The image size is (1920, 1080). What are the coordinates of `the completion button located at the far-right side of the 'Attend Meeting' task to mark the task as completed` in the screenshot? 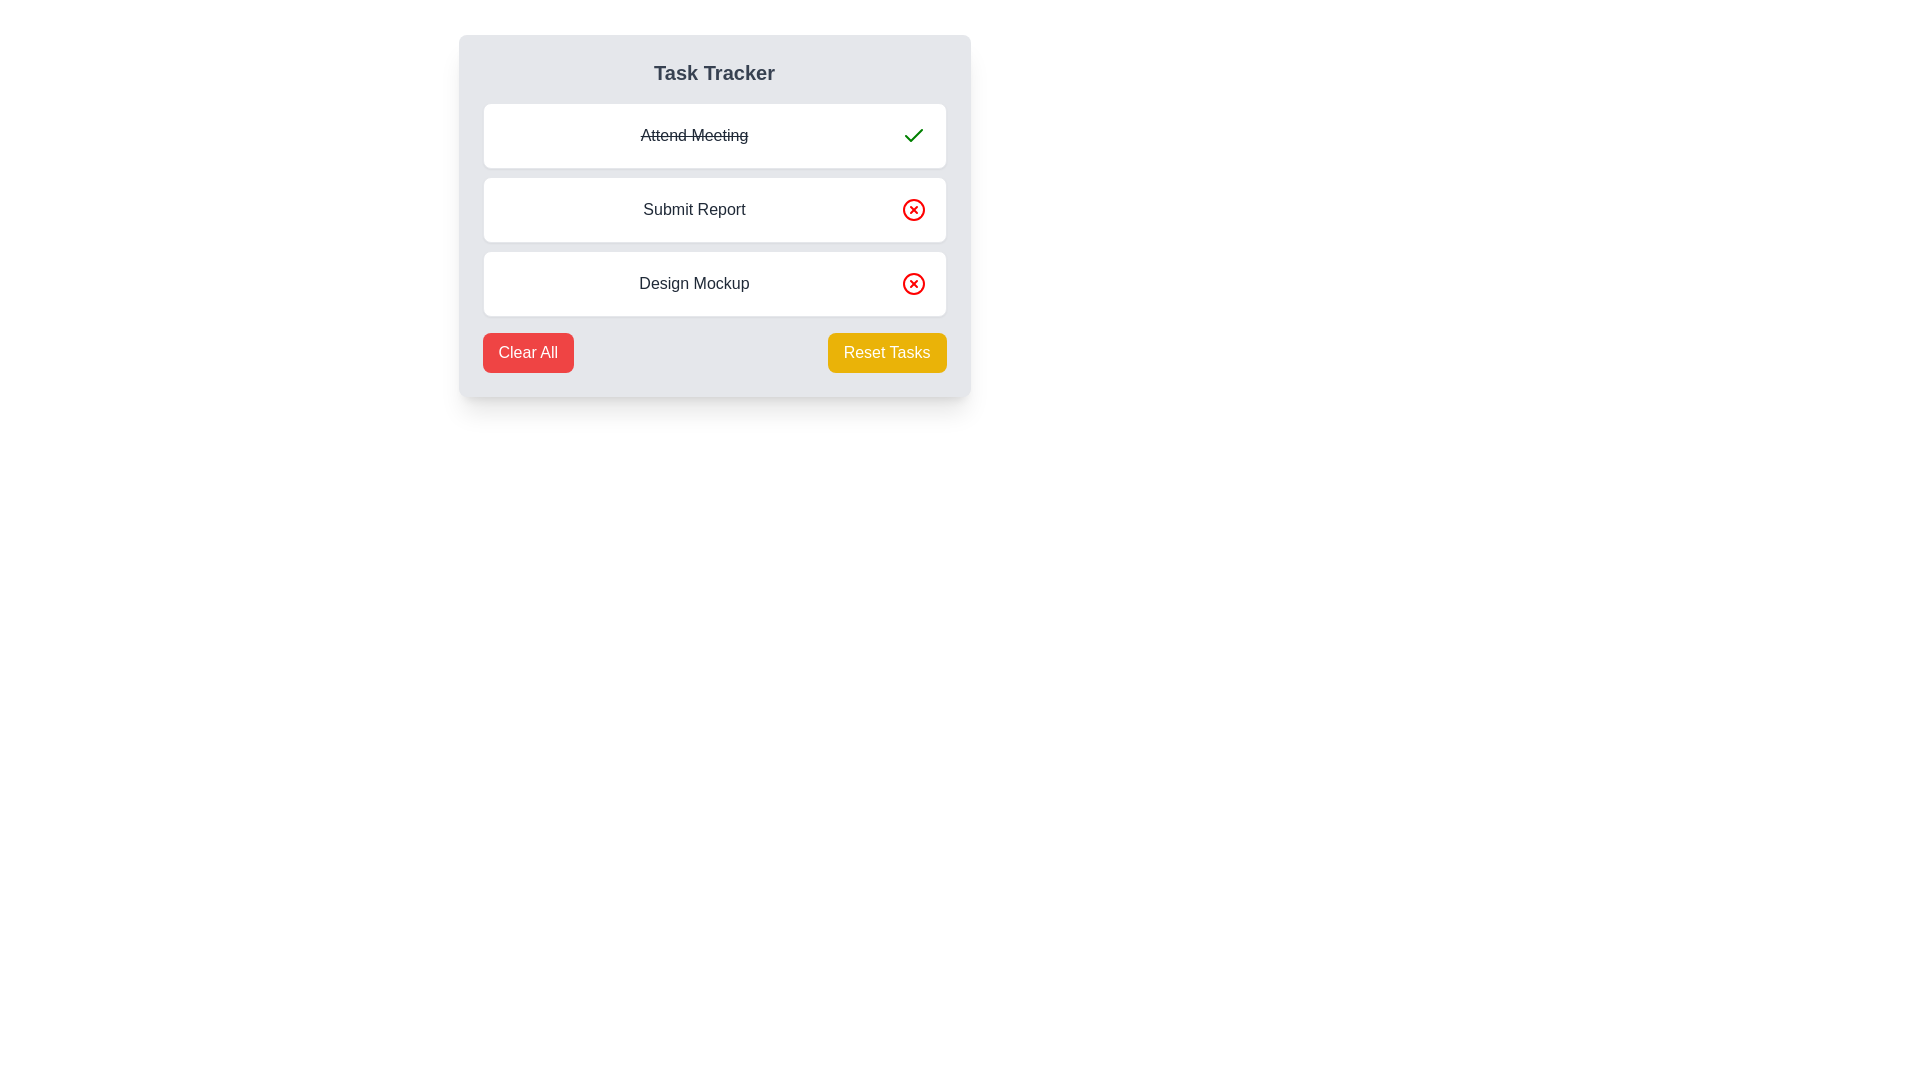 It's located at (912, 135).